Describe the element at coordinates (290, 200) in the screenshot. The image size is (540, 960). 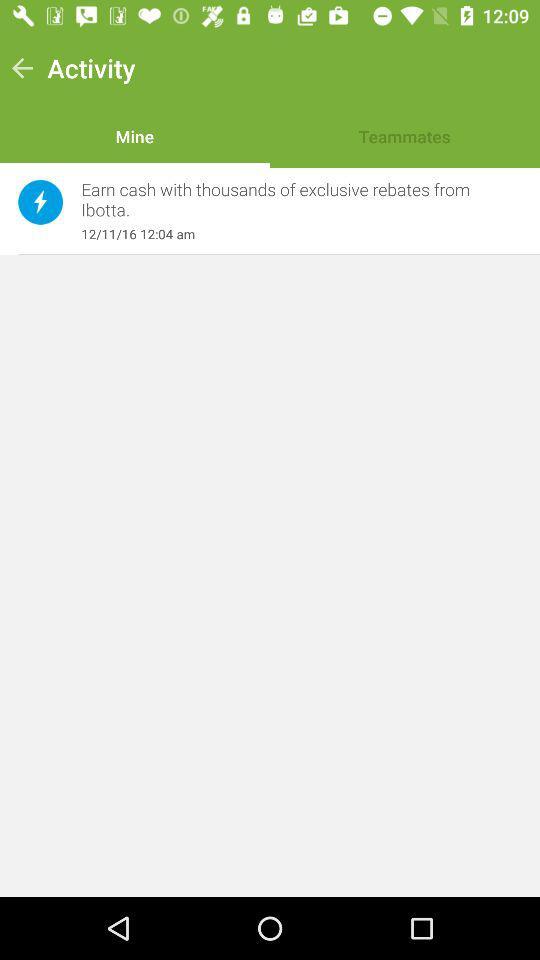
I see `earn cash with` at that location.